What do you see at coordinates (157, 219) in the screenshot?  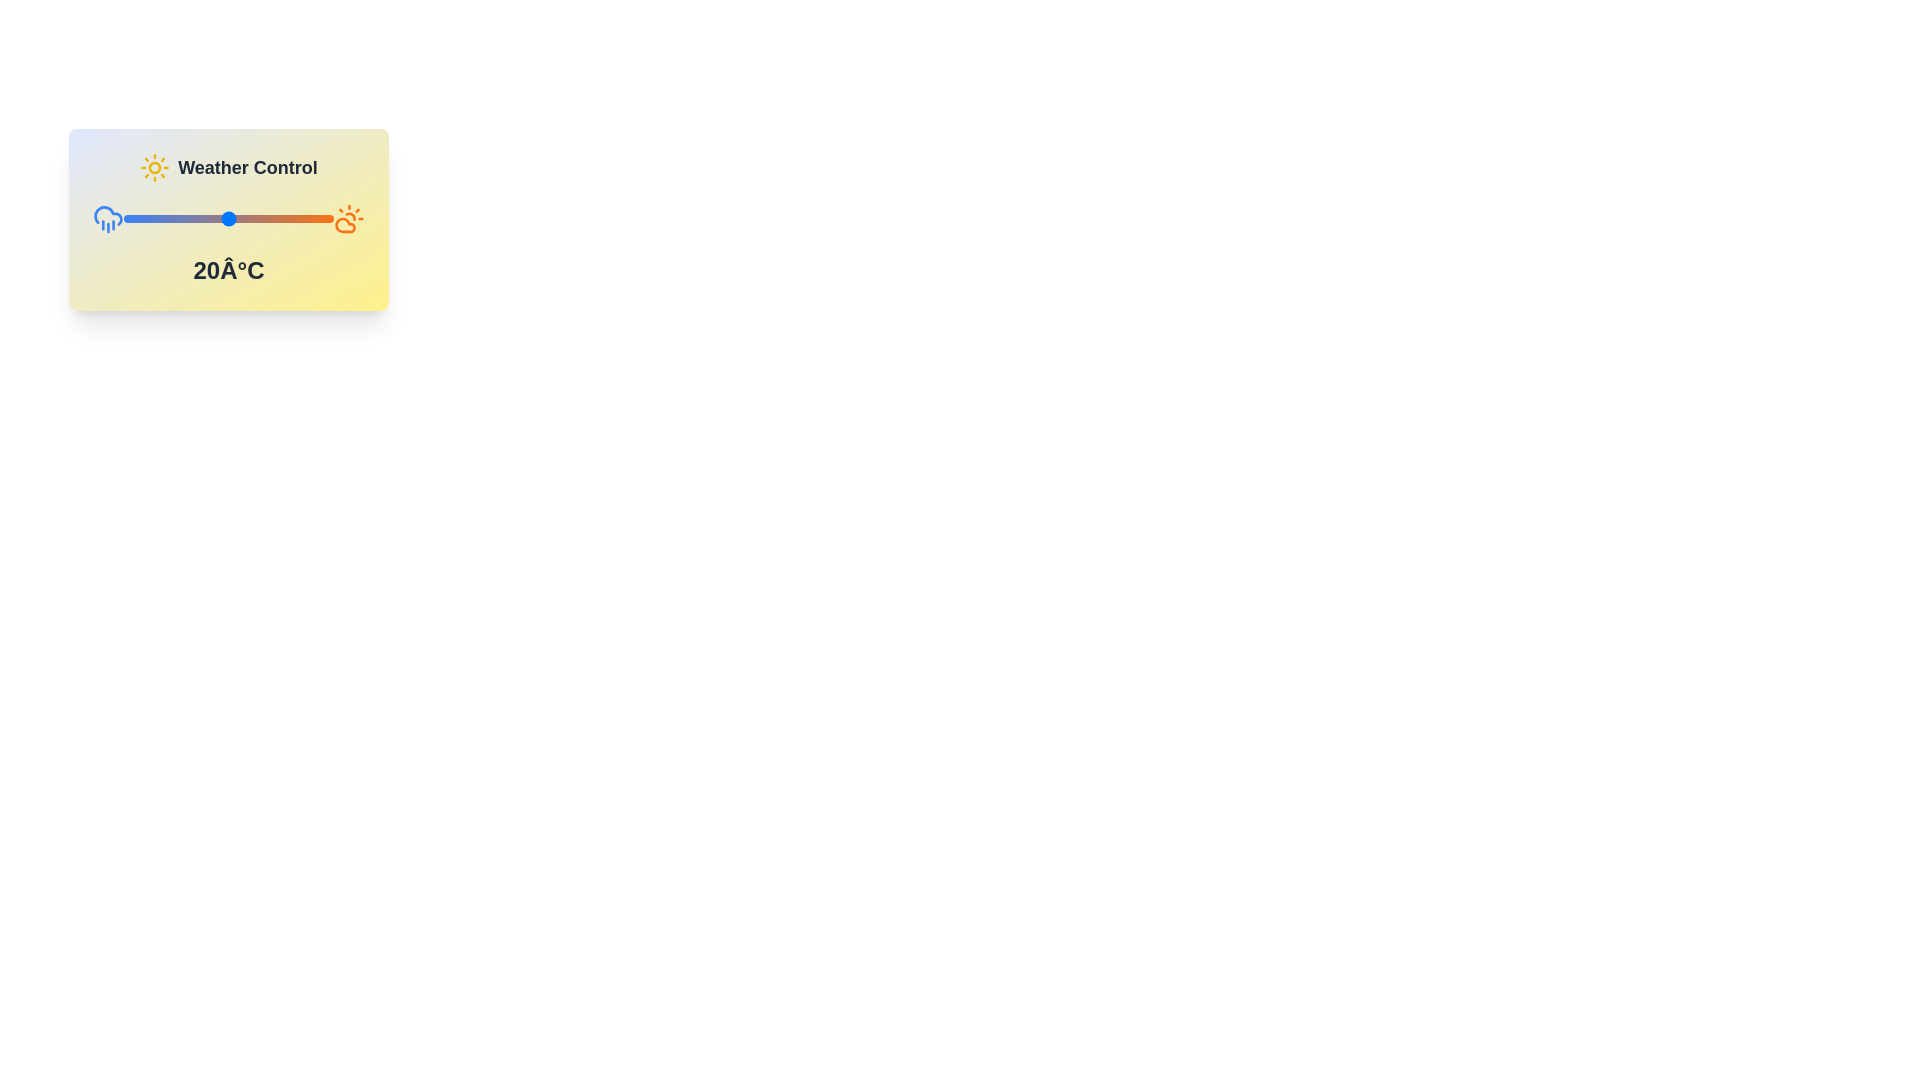 I see `the temperature slider to 0 degrees Celsius` at bounding box center [157, 219].